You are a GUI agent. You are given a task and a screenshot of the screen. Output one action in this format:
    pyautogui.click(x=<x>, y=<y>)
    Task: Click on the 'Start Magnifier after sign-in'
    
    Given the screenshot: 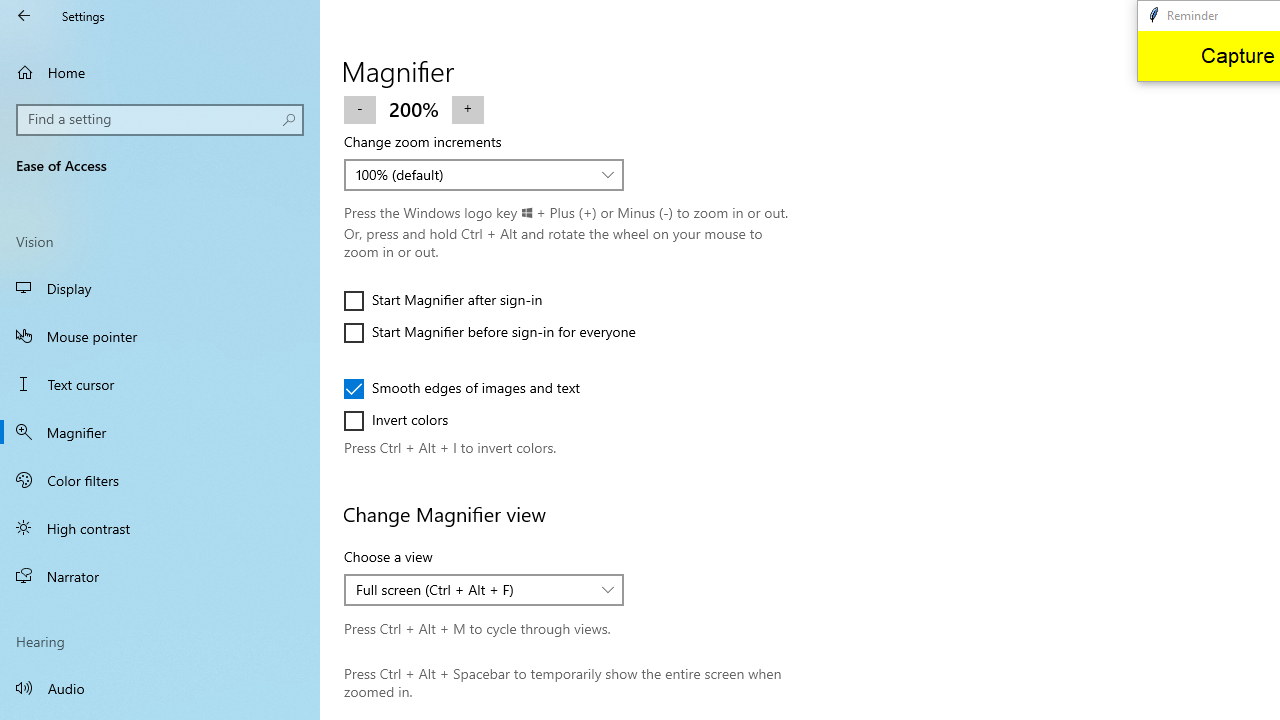 What is the action you would take?
    pyautogui.click(x=442, y=300)
    